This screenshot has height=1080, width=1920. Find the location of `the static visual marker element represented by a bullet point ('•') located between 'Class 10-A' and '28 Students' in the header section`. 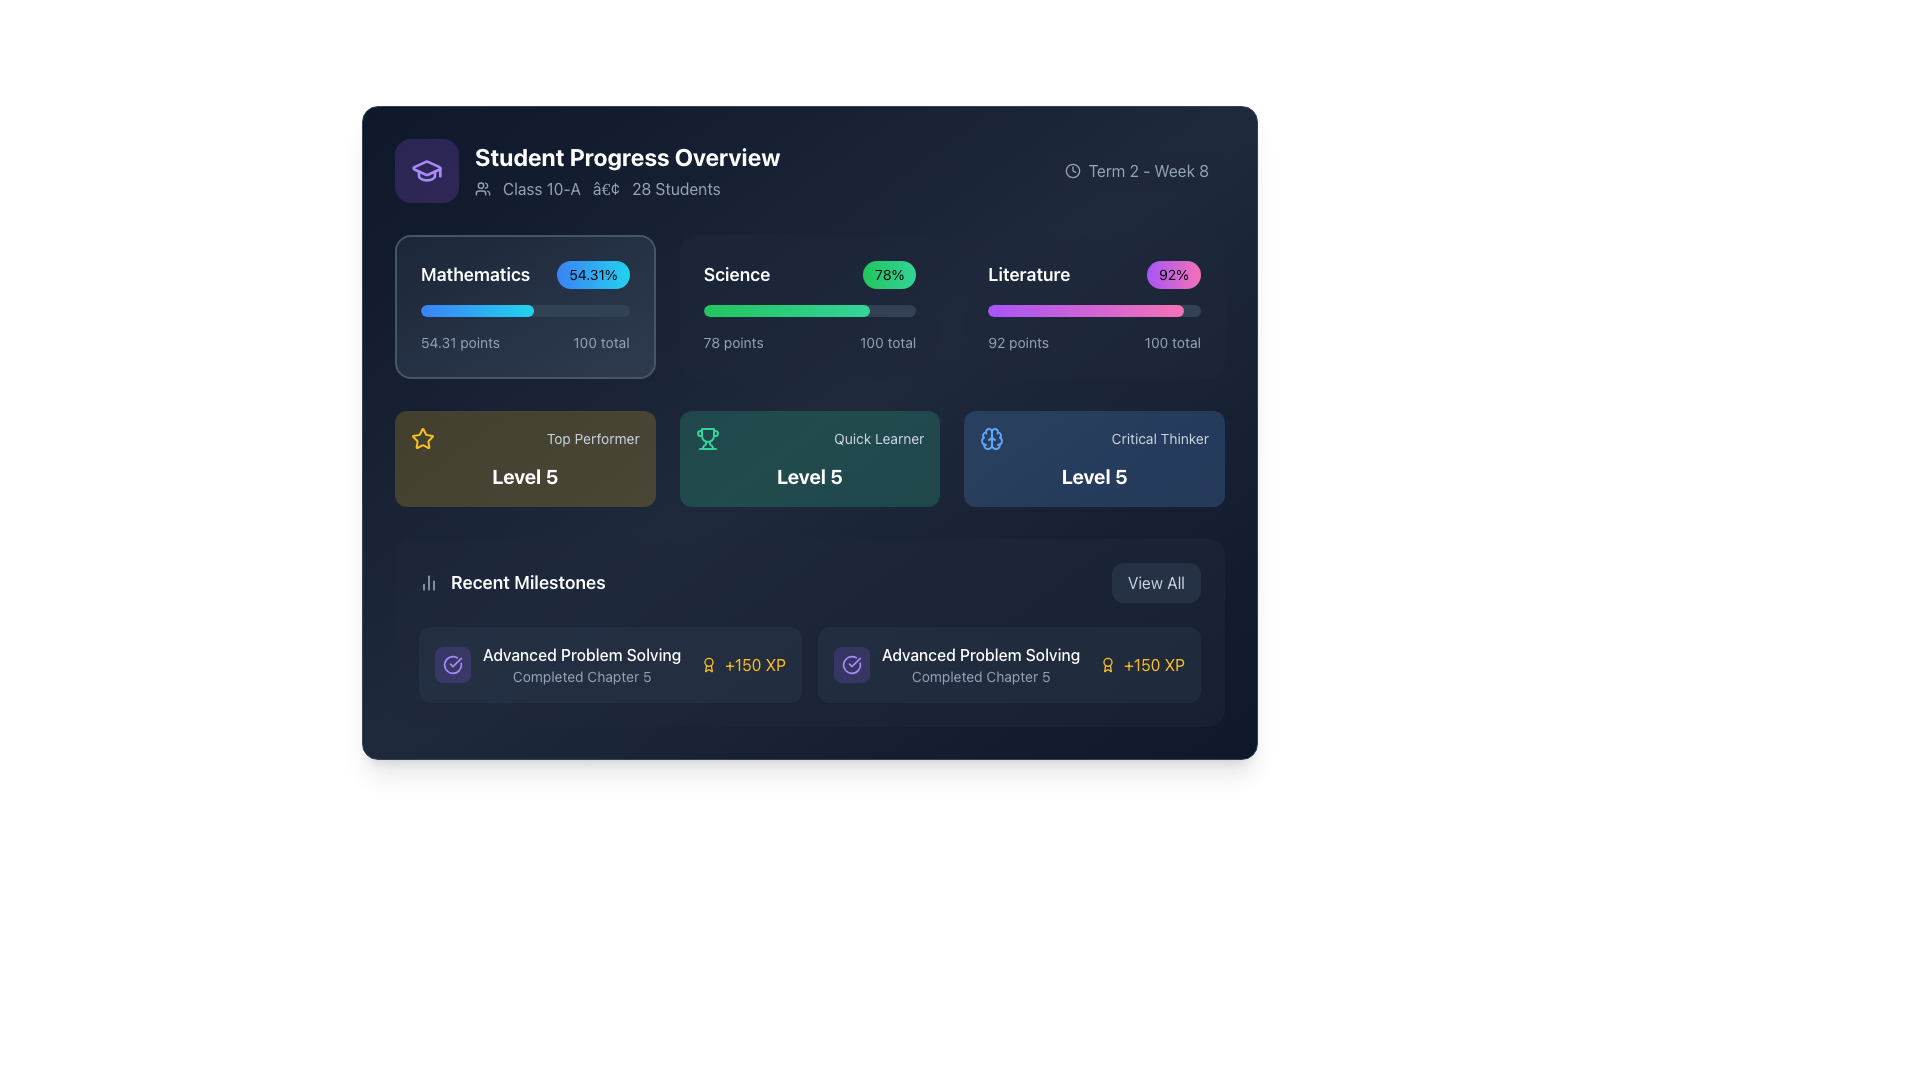

the static visual marker element represented by a bullet point ('•') located between 'Class 10-A' and '28 Students' in the header section is located at coordinates (605, 189).